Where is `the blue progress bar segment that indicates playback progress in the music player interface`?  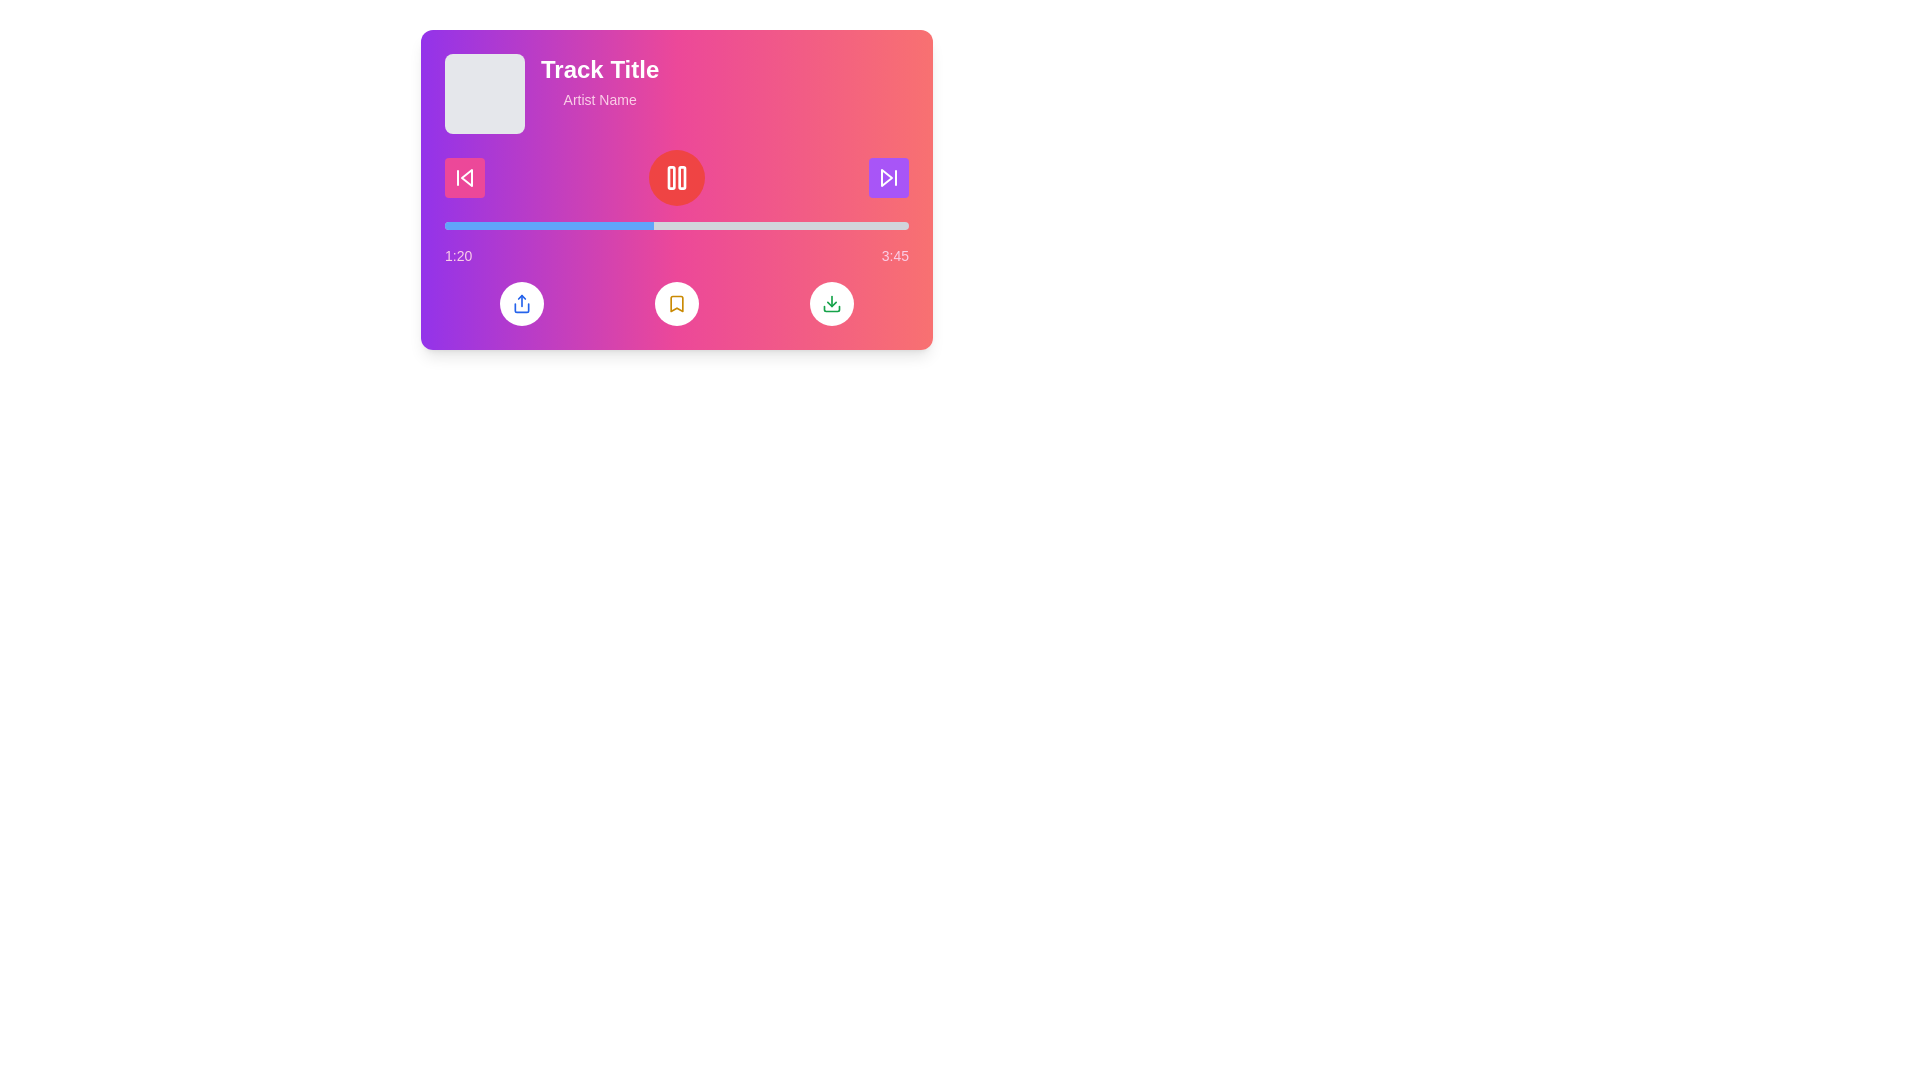 the blue progress bar segment that indicates playback progress in the music player interface is located at coordinates (549, 225).